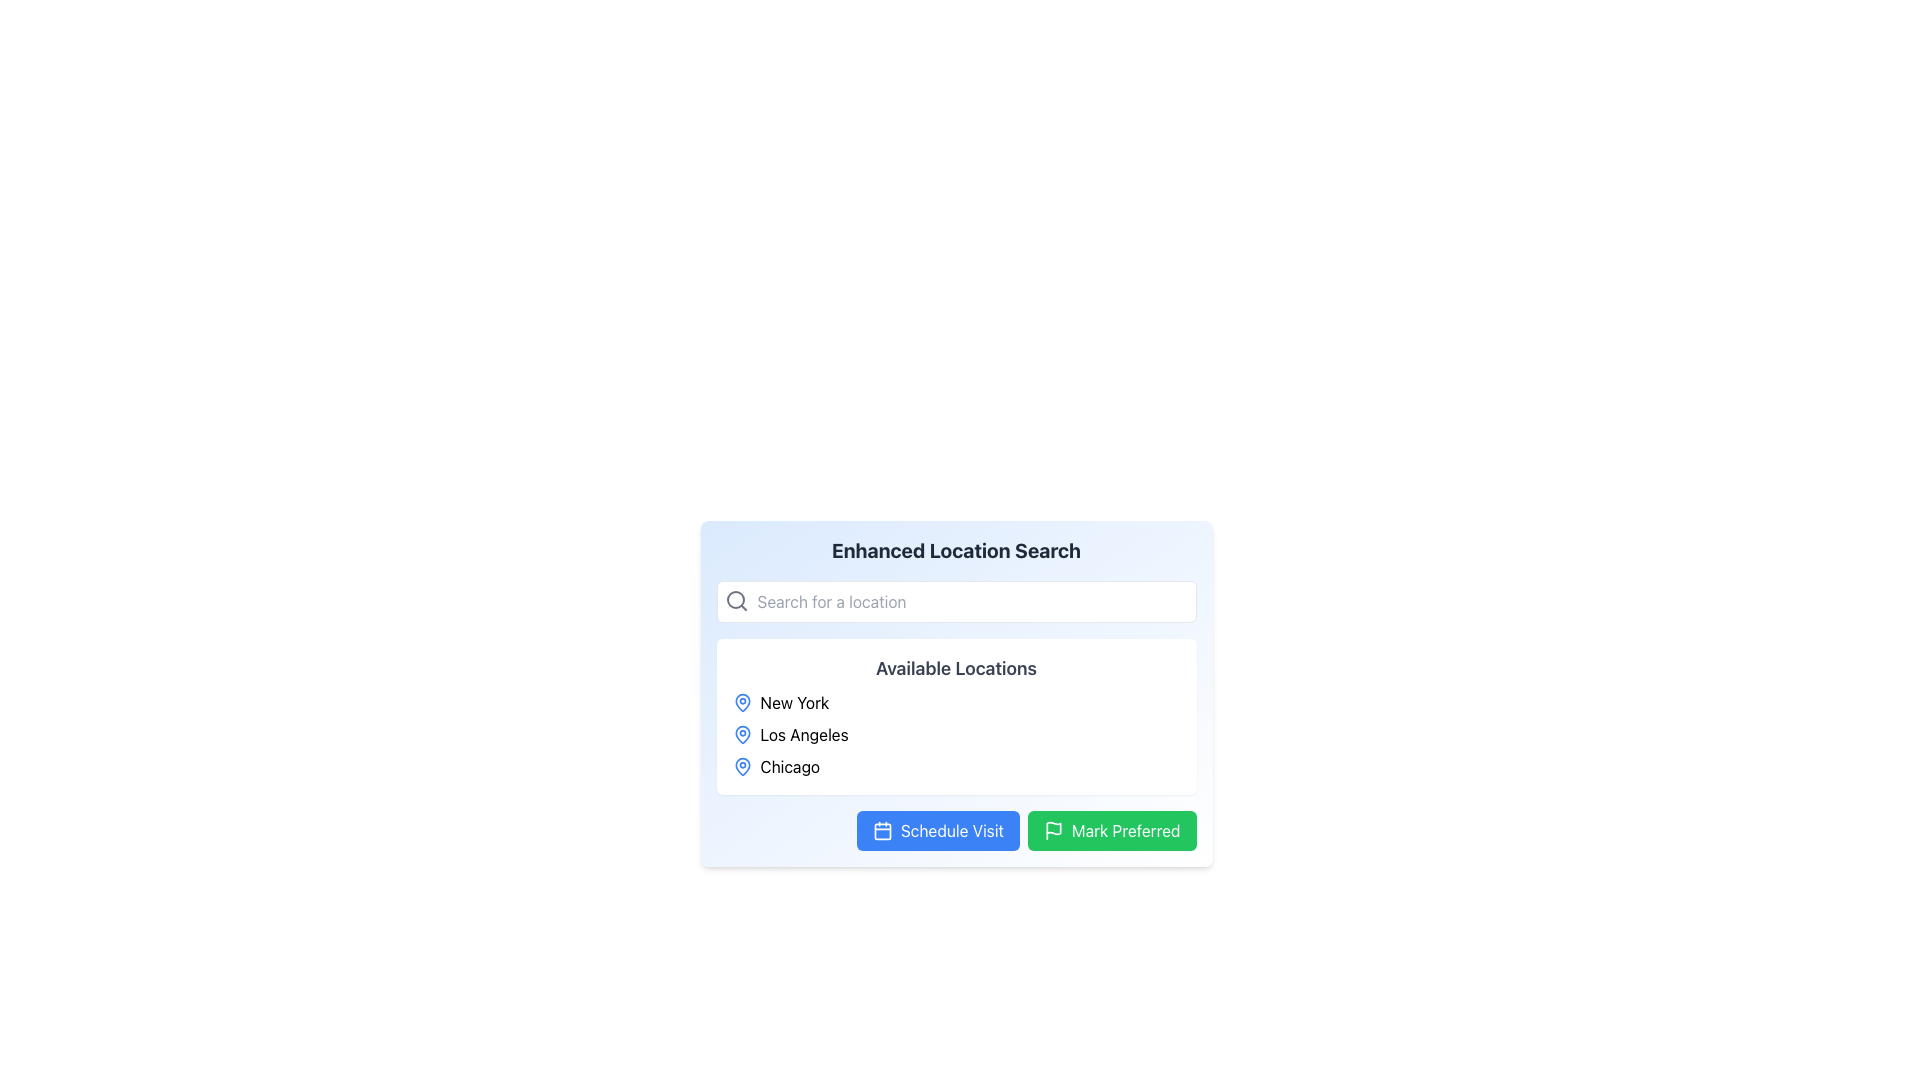 This screenshot has height=1080, width=1920. What do you see at coordinates (741, 766) in the screenshot?
I see `the blue pin icon located next to the text 'Chicago' in the list of 'Available Locations'` at bounding box center [741, 766].